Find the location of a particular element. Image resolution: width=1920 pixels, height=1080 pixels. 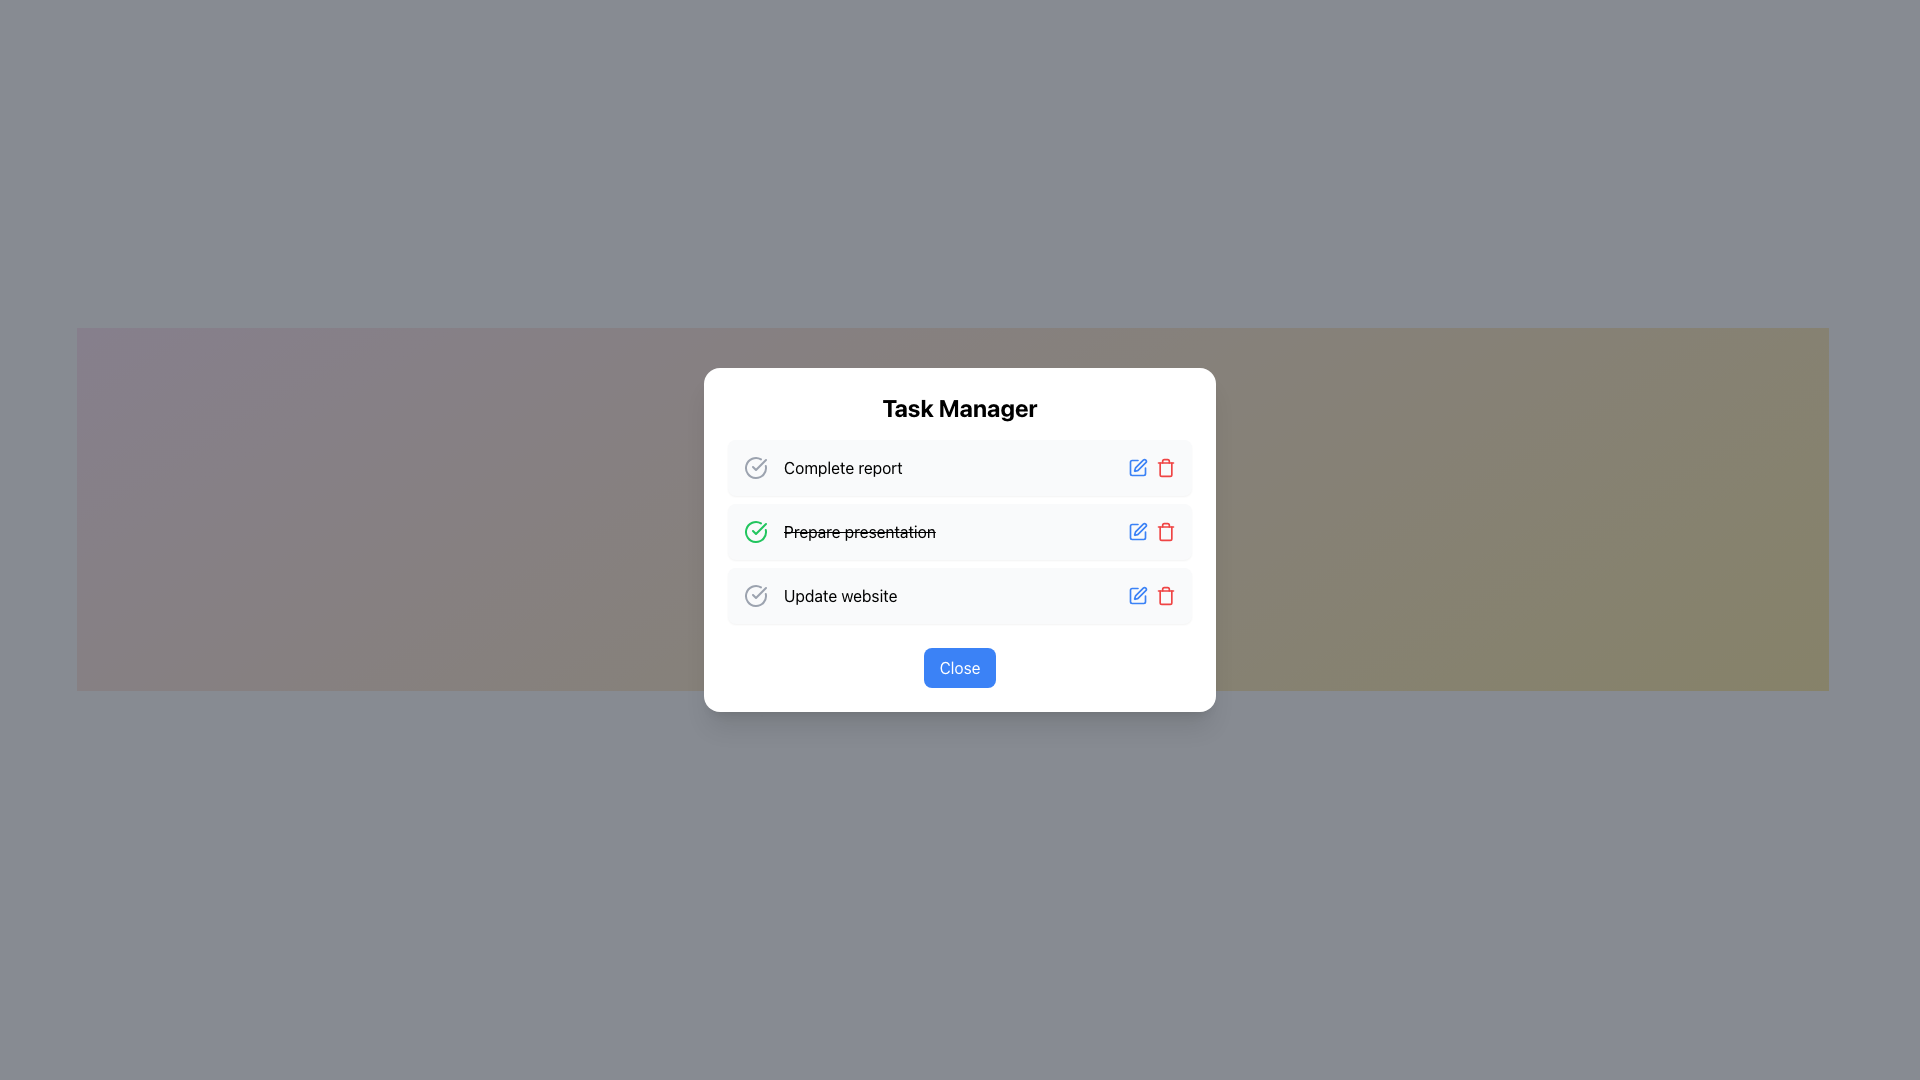

text of the 'Complete report' label, which is the first task item in the task manager's list is located at coordinates (843, 467).